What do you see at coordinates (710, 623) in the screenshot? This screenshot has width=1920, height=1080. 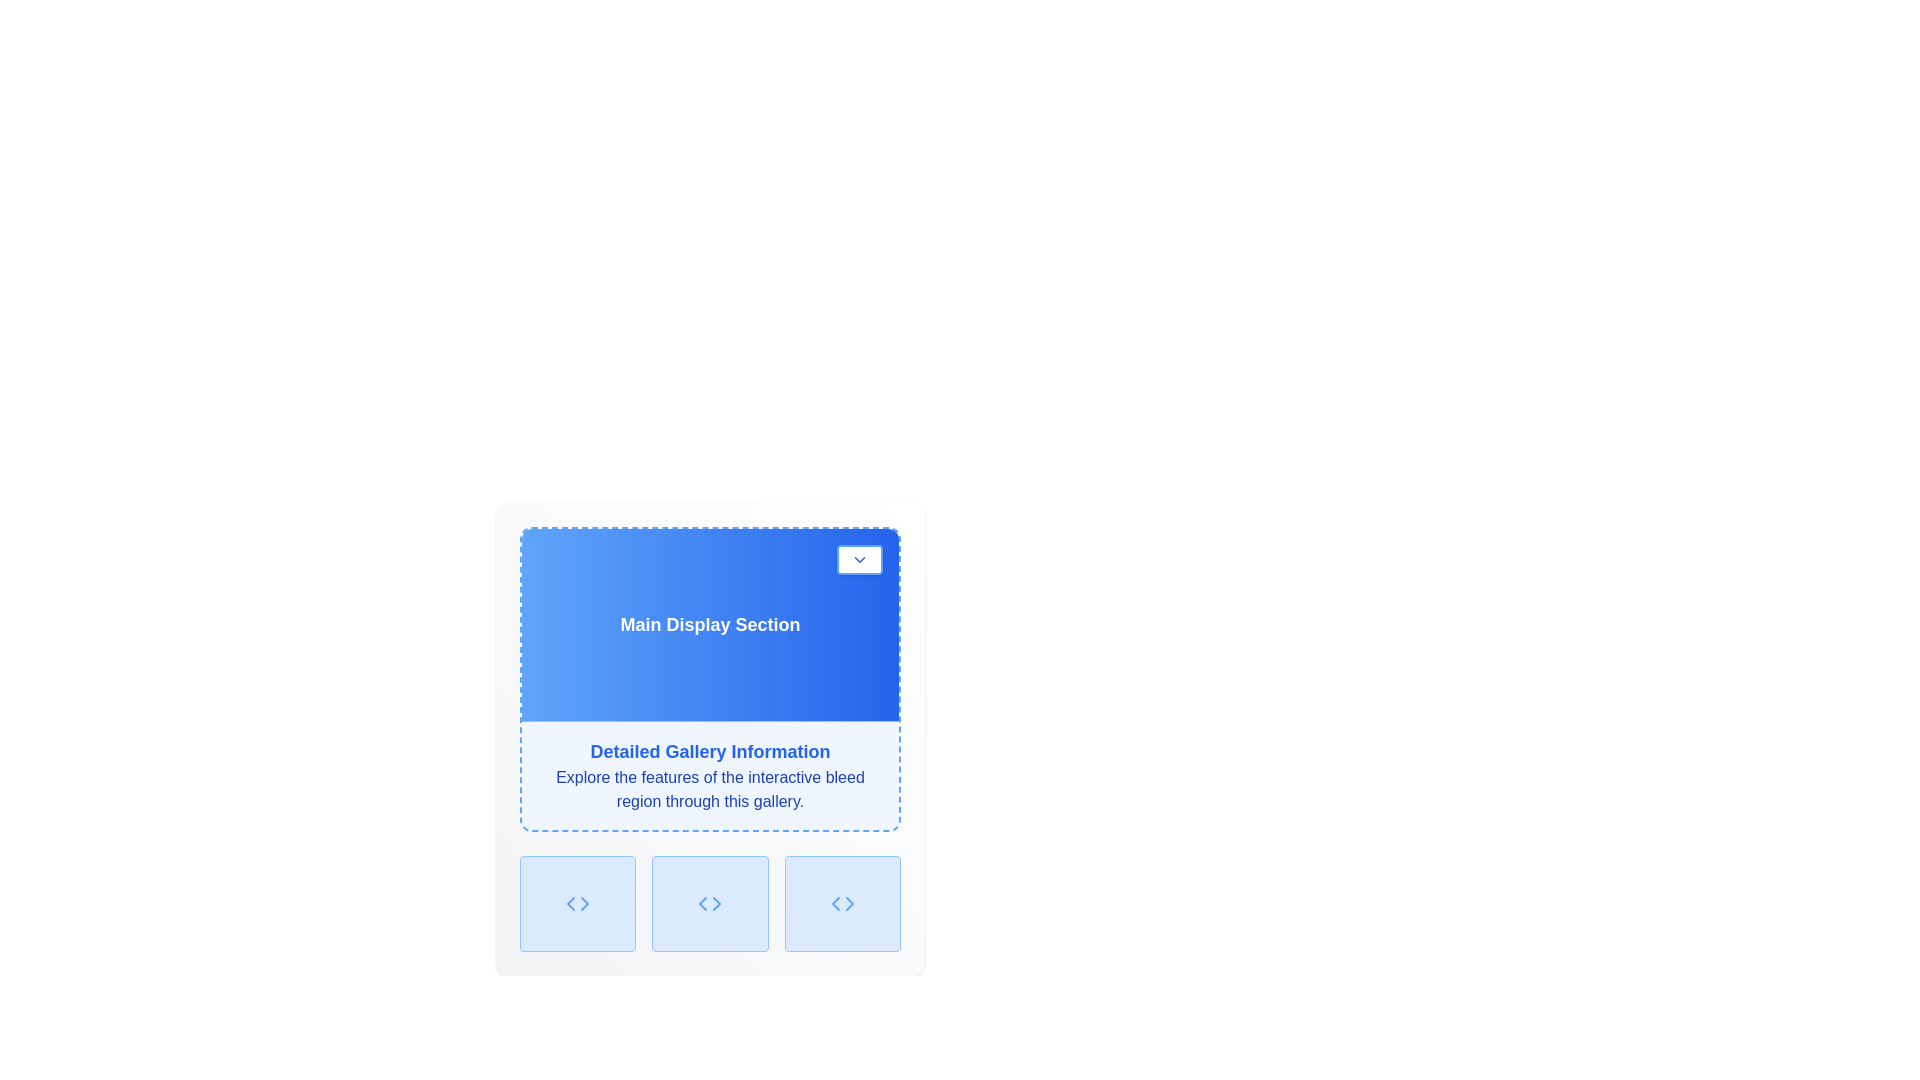 I see `the Display Section, which serves as a visual focus area displaying key information, located above the 'Detailed Gallery Information' section` at bounding box center [710, 623].